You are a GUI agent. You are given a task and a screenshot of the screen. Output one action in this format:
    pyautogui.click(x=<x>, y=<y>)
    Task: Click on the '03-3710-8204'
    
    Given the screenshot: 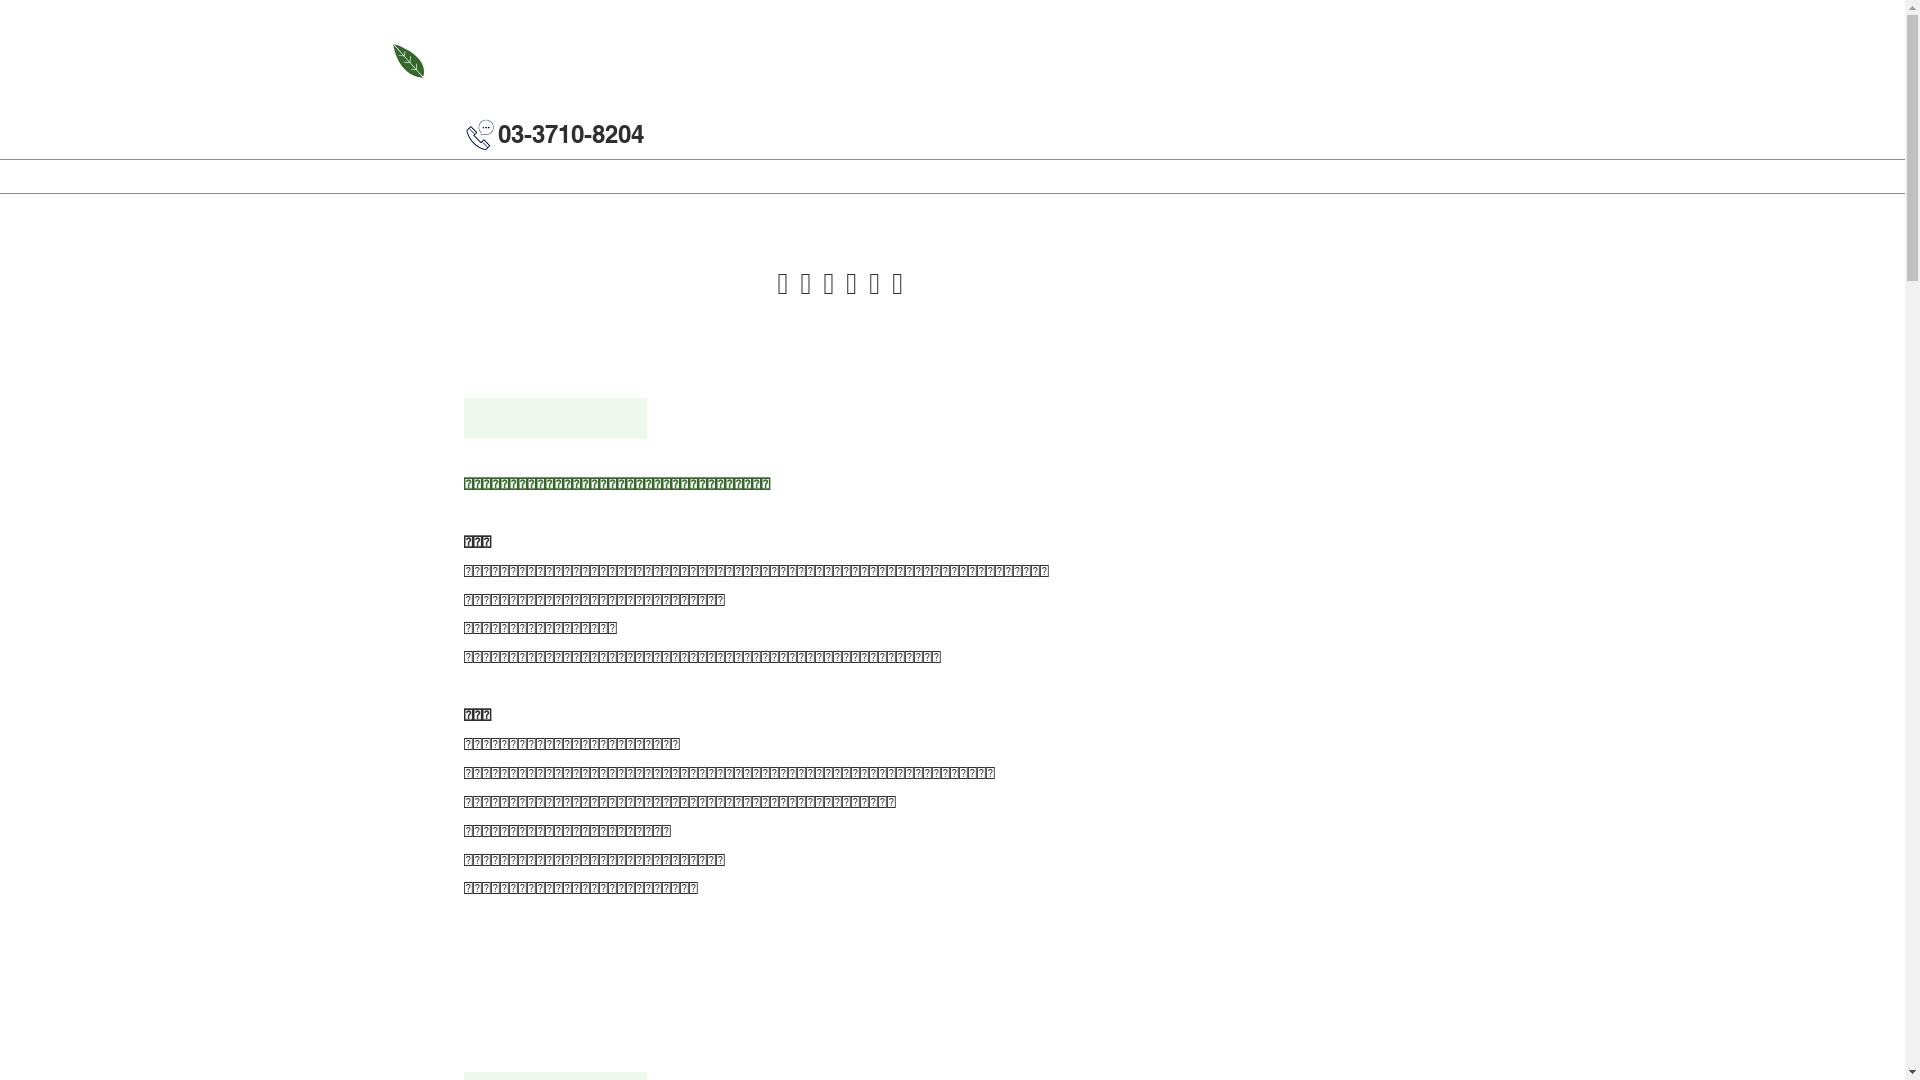 What is the action you would take?
    pyautogui.click(x=570, y=134)
    